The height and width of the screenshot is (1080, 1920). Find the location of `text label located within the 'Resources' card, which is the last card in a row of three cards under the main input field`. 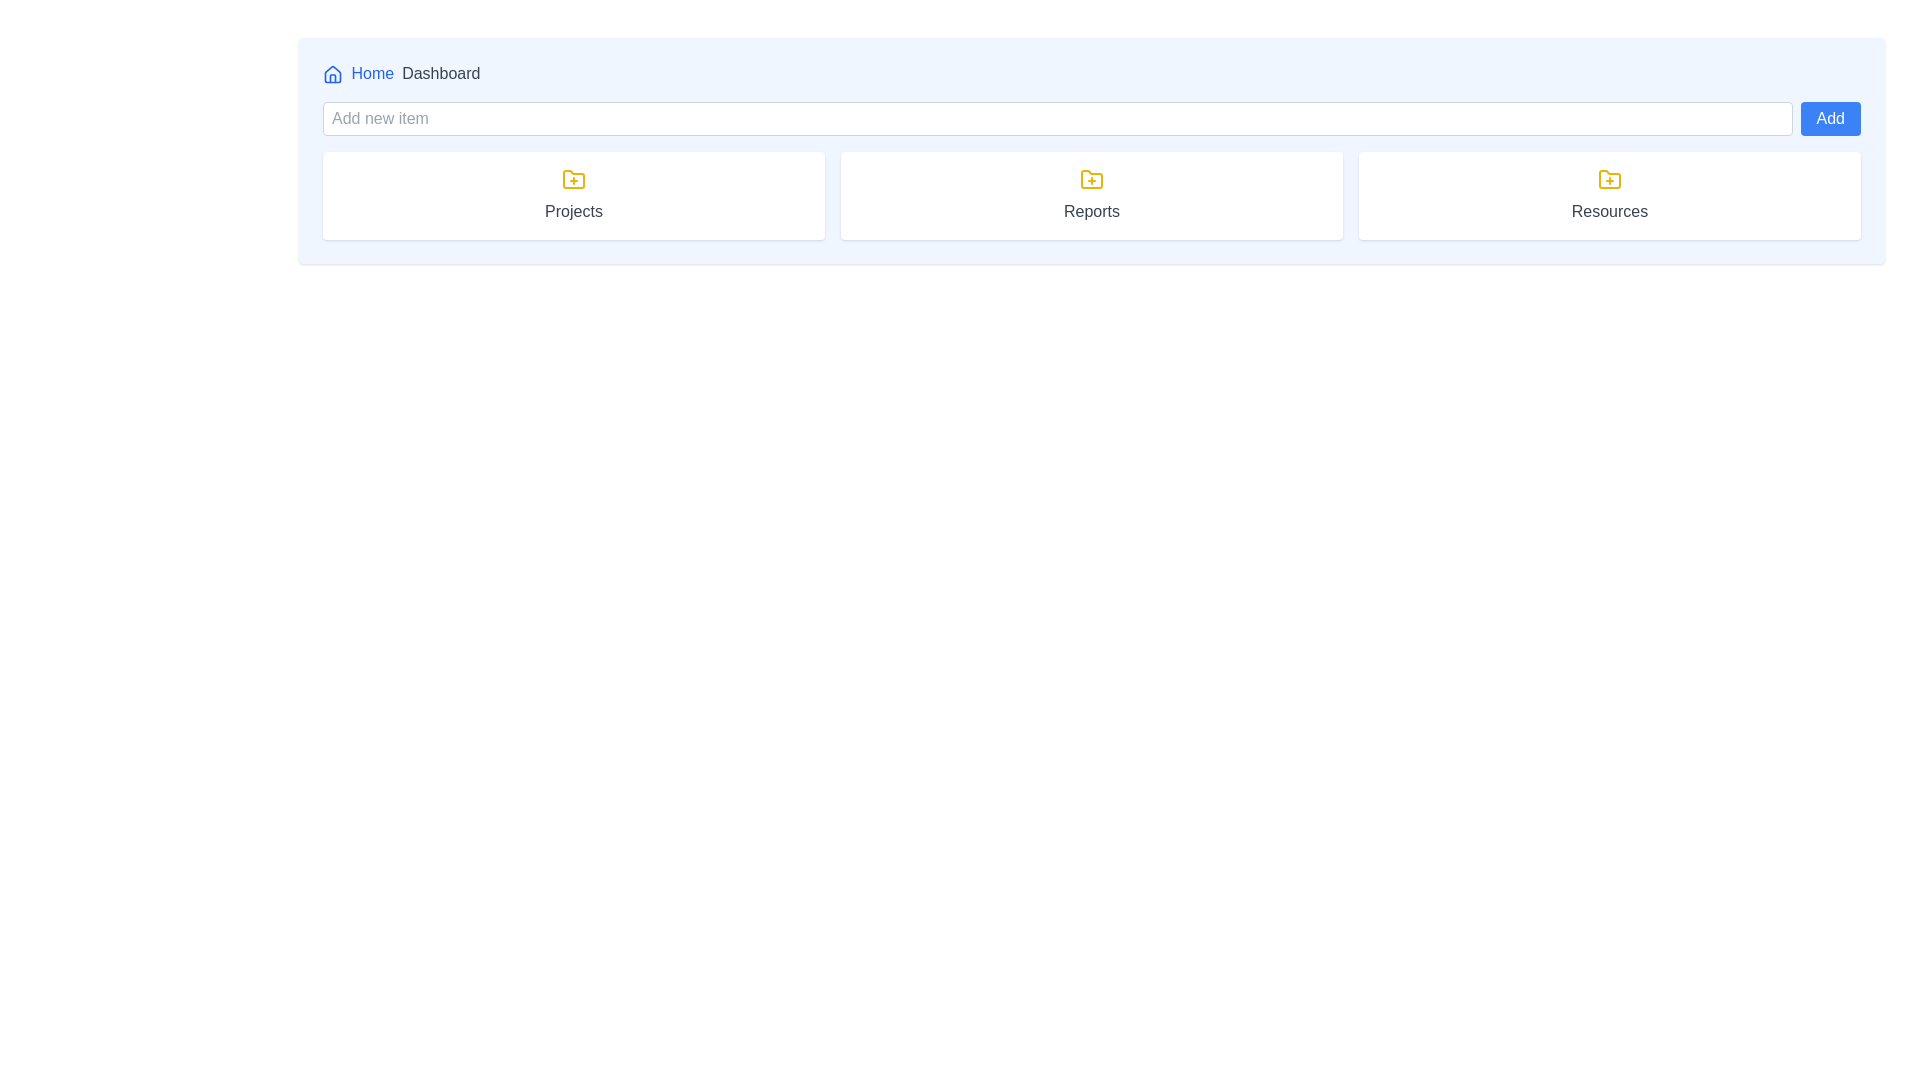

text label located within the 'Resources' card, which is the last card in a row of three cards under the main input field is located at coordinates (1609, 212).